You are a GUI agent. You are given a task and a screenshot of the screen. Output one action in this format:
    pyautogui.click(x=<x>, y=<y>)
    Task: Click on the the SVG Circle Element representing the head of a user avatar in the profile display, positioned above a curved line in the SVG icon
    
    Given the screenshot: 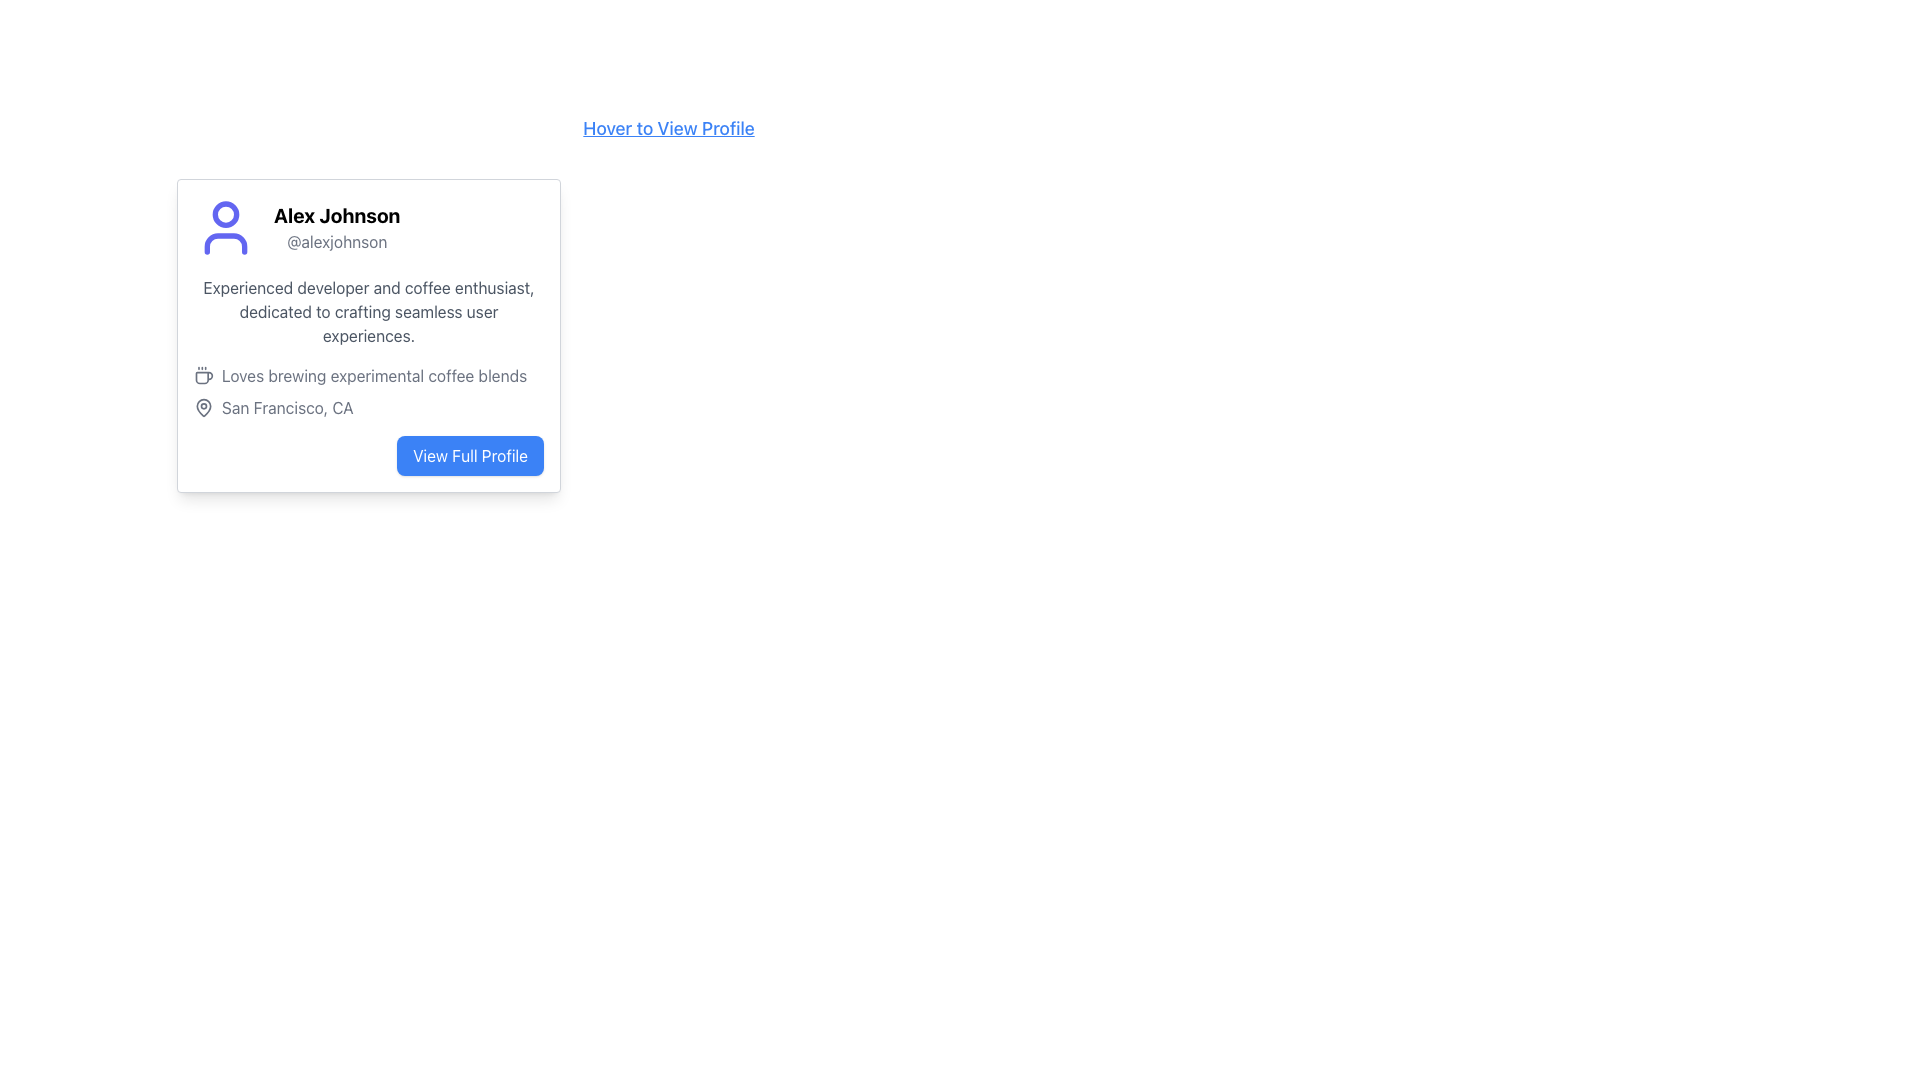 What is the action you would take?
    pyautogui.click(x=225, y=213)
    